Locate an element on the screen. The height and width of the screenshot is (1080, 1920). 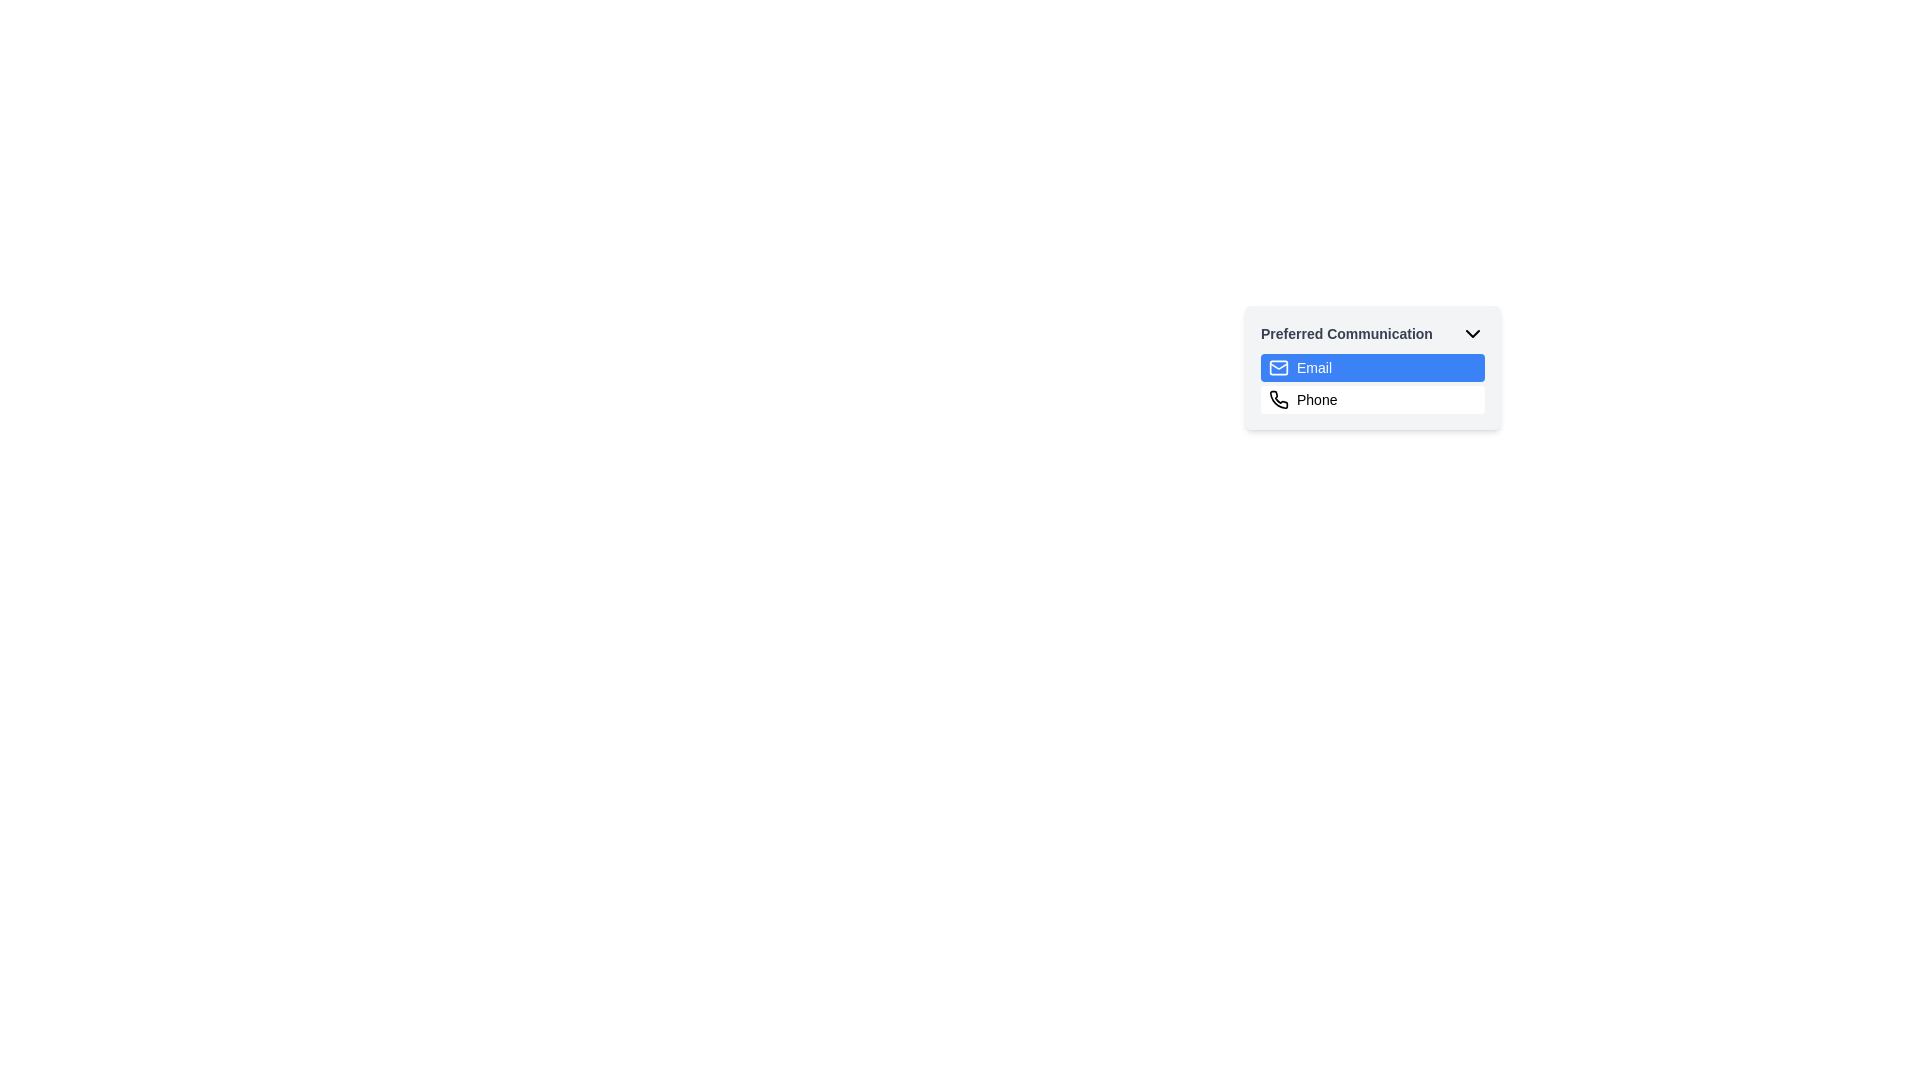
the options in the Dropdown menu labeled 'Preferred Communication' is located at coordinates (1371, 384).